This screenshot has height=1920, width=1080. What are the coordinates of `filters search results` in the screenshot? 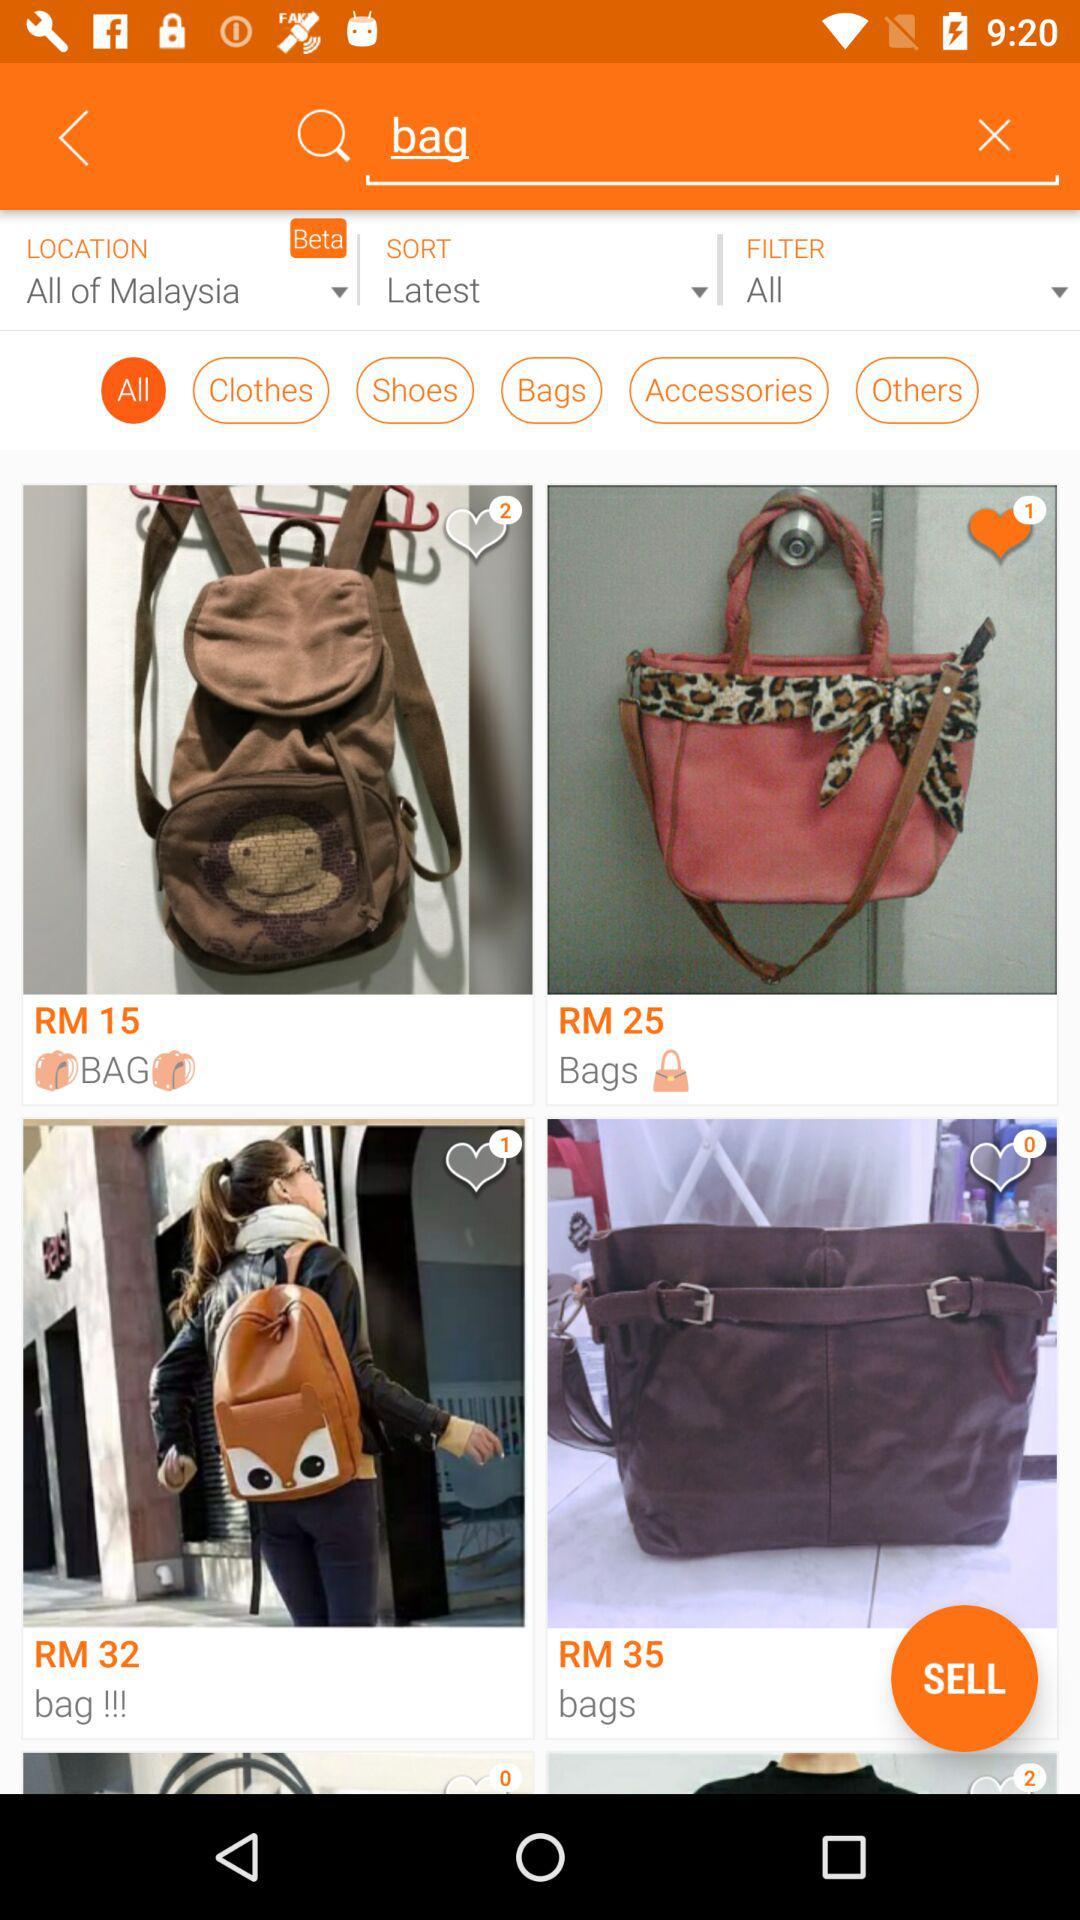 It's located at (898, 269).